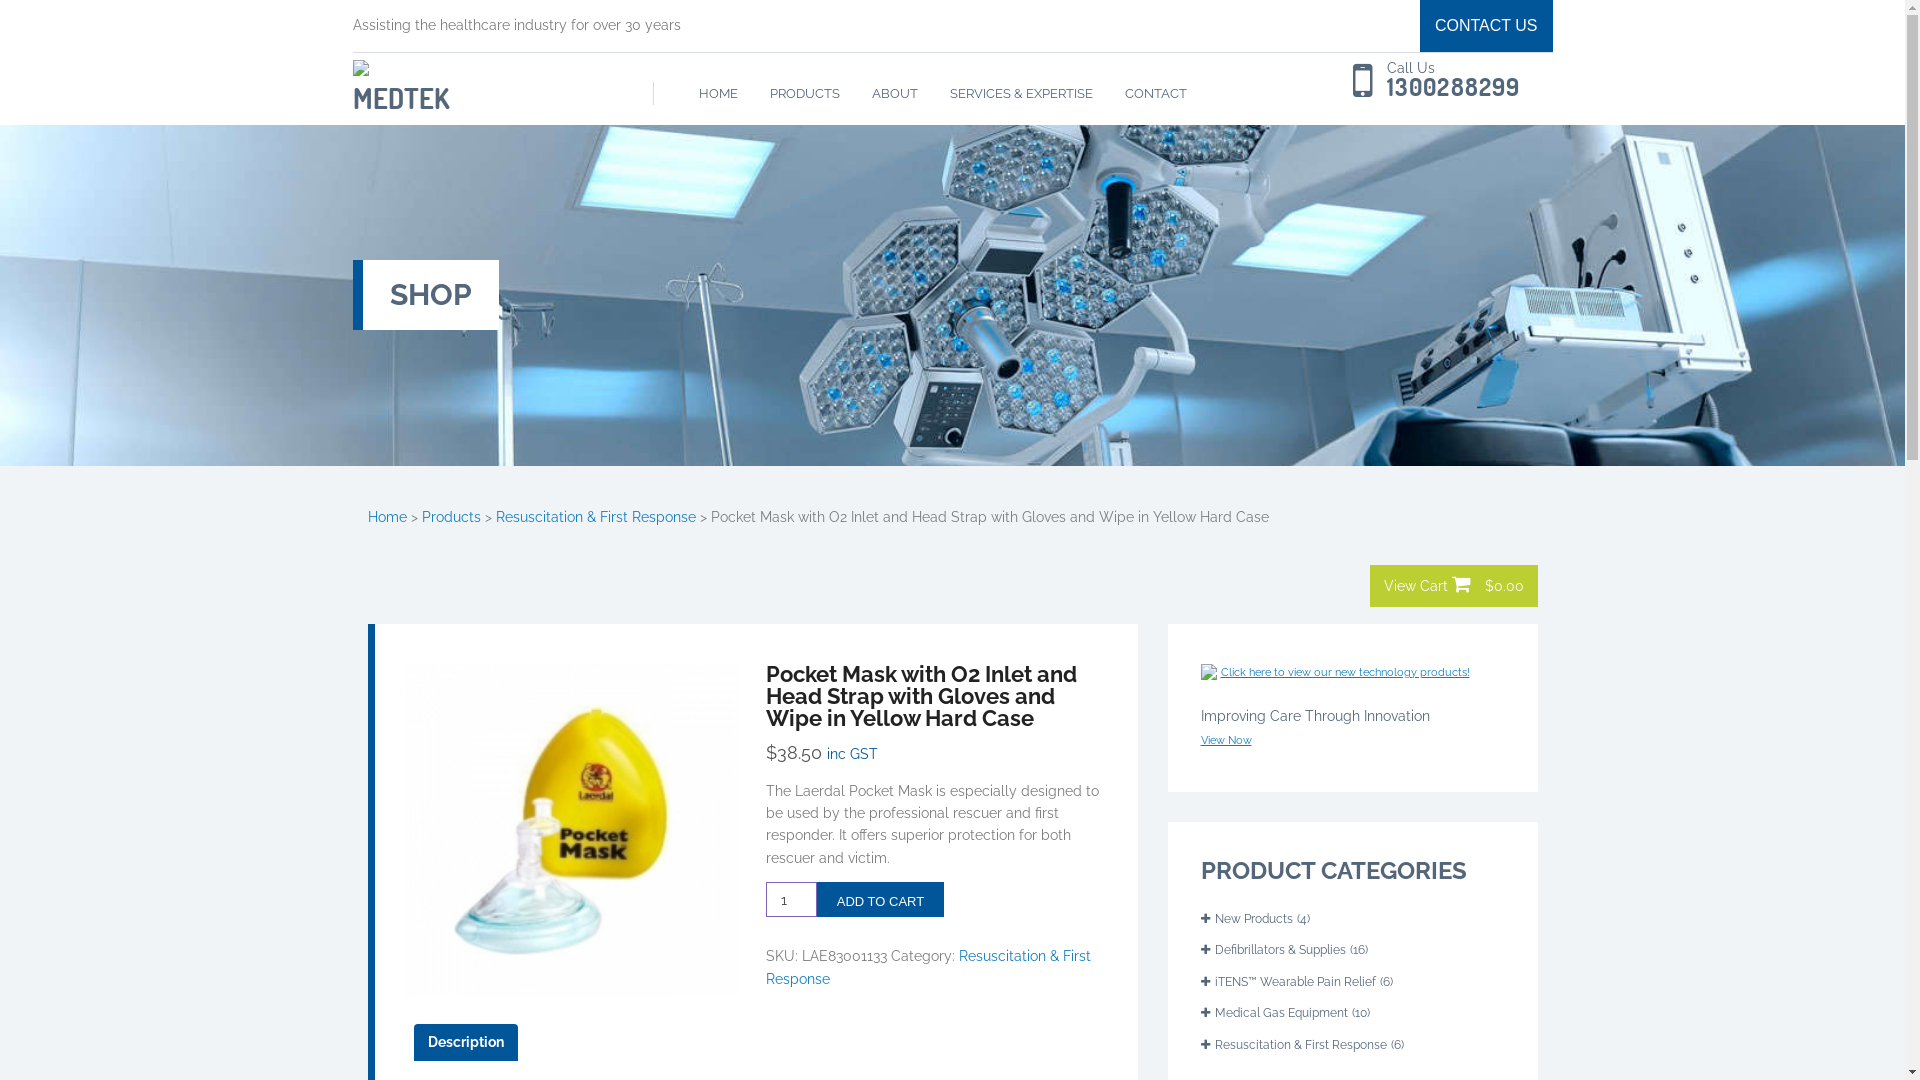  I want to click on '1300288299', so click(1441, 87).